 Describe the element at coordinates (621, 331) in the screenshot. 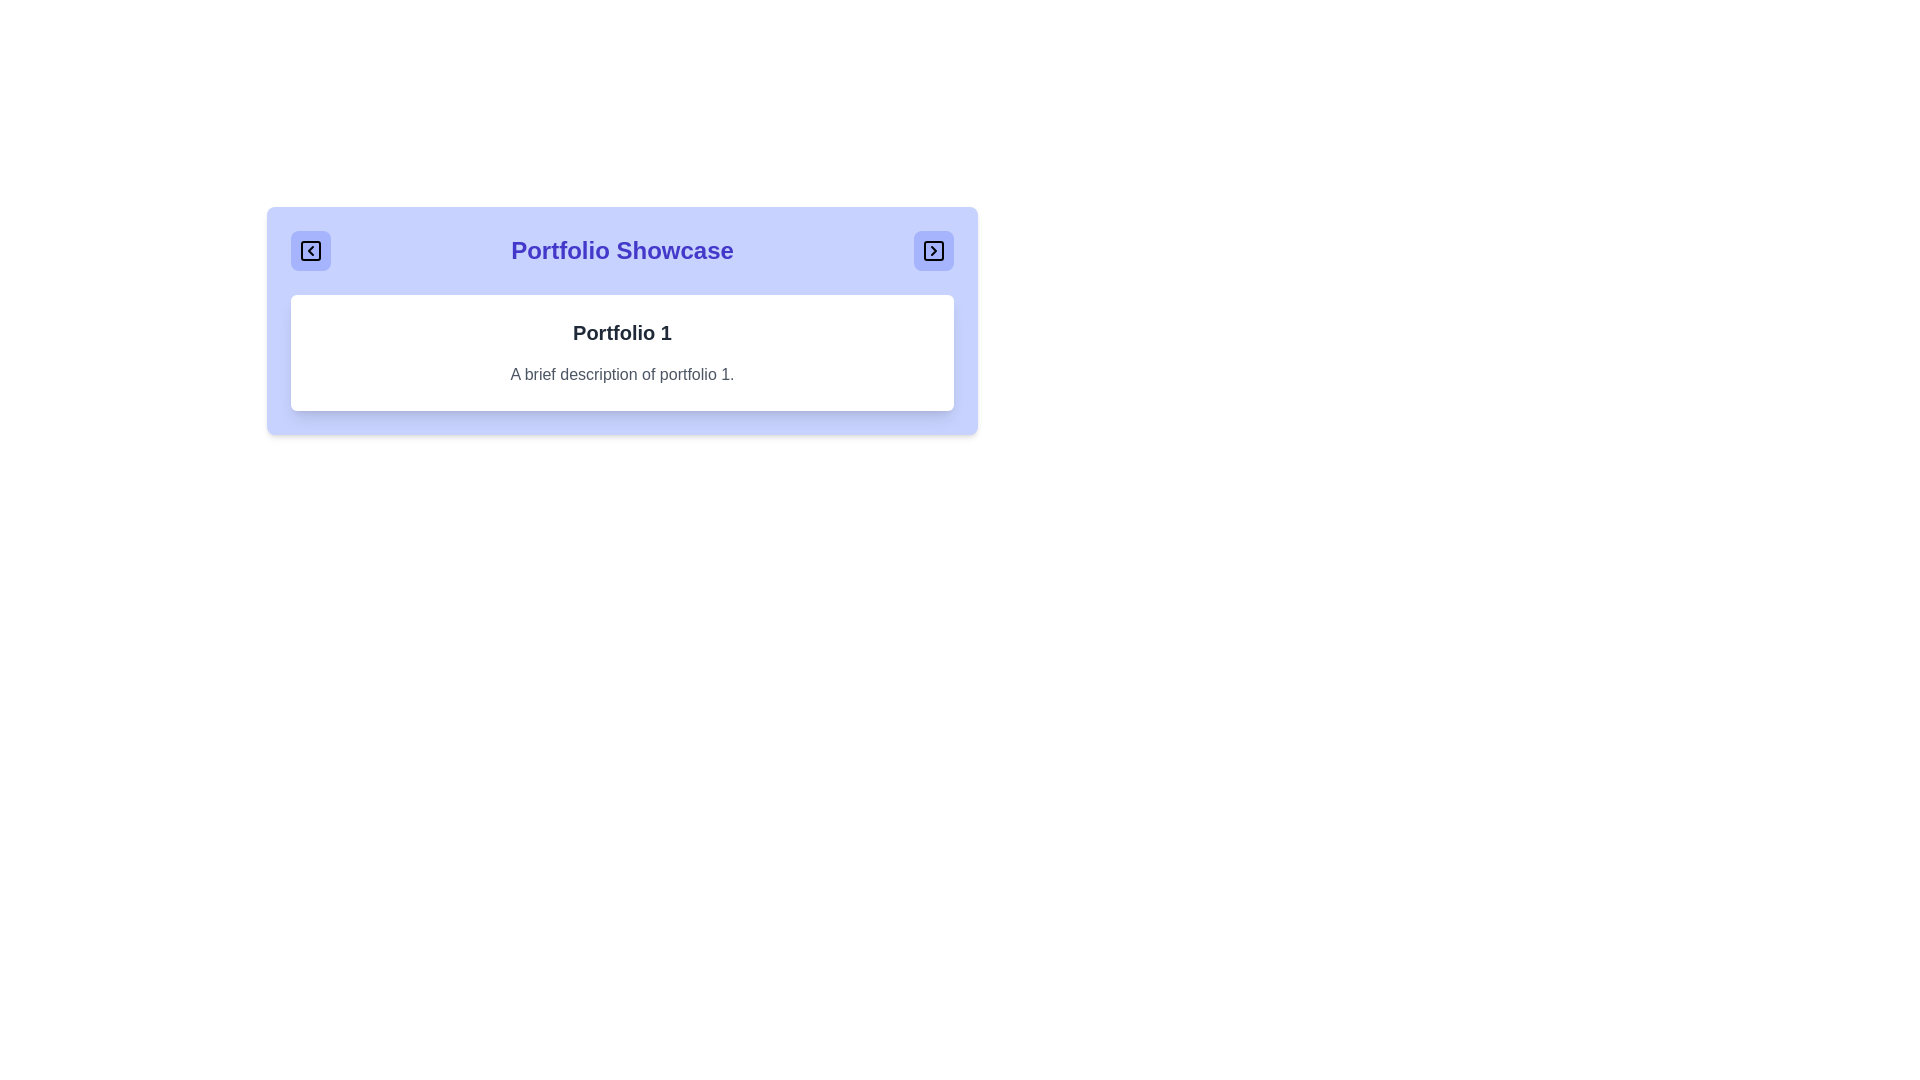

I see `the title text block that identifies the name of a portfolio or project, located at the top of the content card` at that location.